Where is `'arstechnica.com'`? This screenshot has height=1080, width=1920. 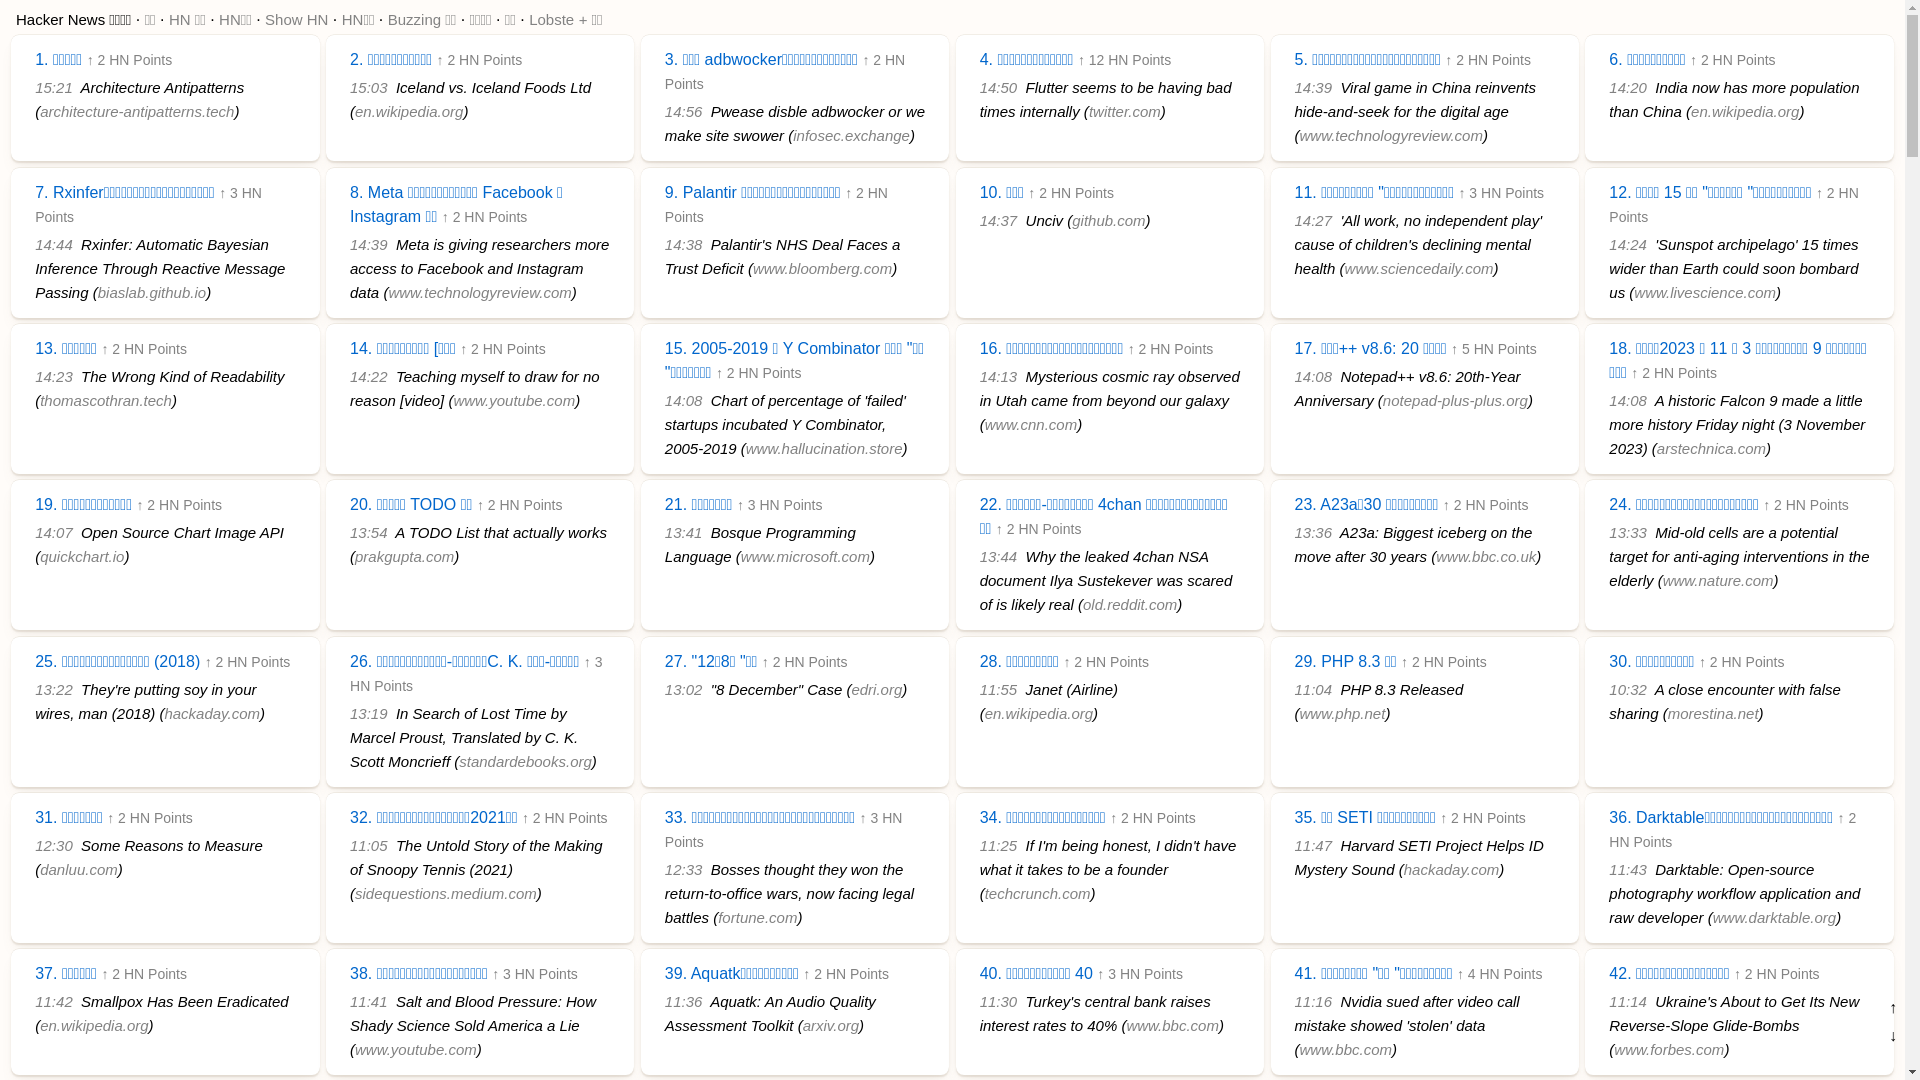
'arstechnica.com' is located at coordinates (1710, 447).